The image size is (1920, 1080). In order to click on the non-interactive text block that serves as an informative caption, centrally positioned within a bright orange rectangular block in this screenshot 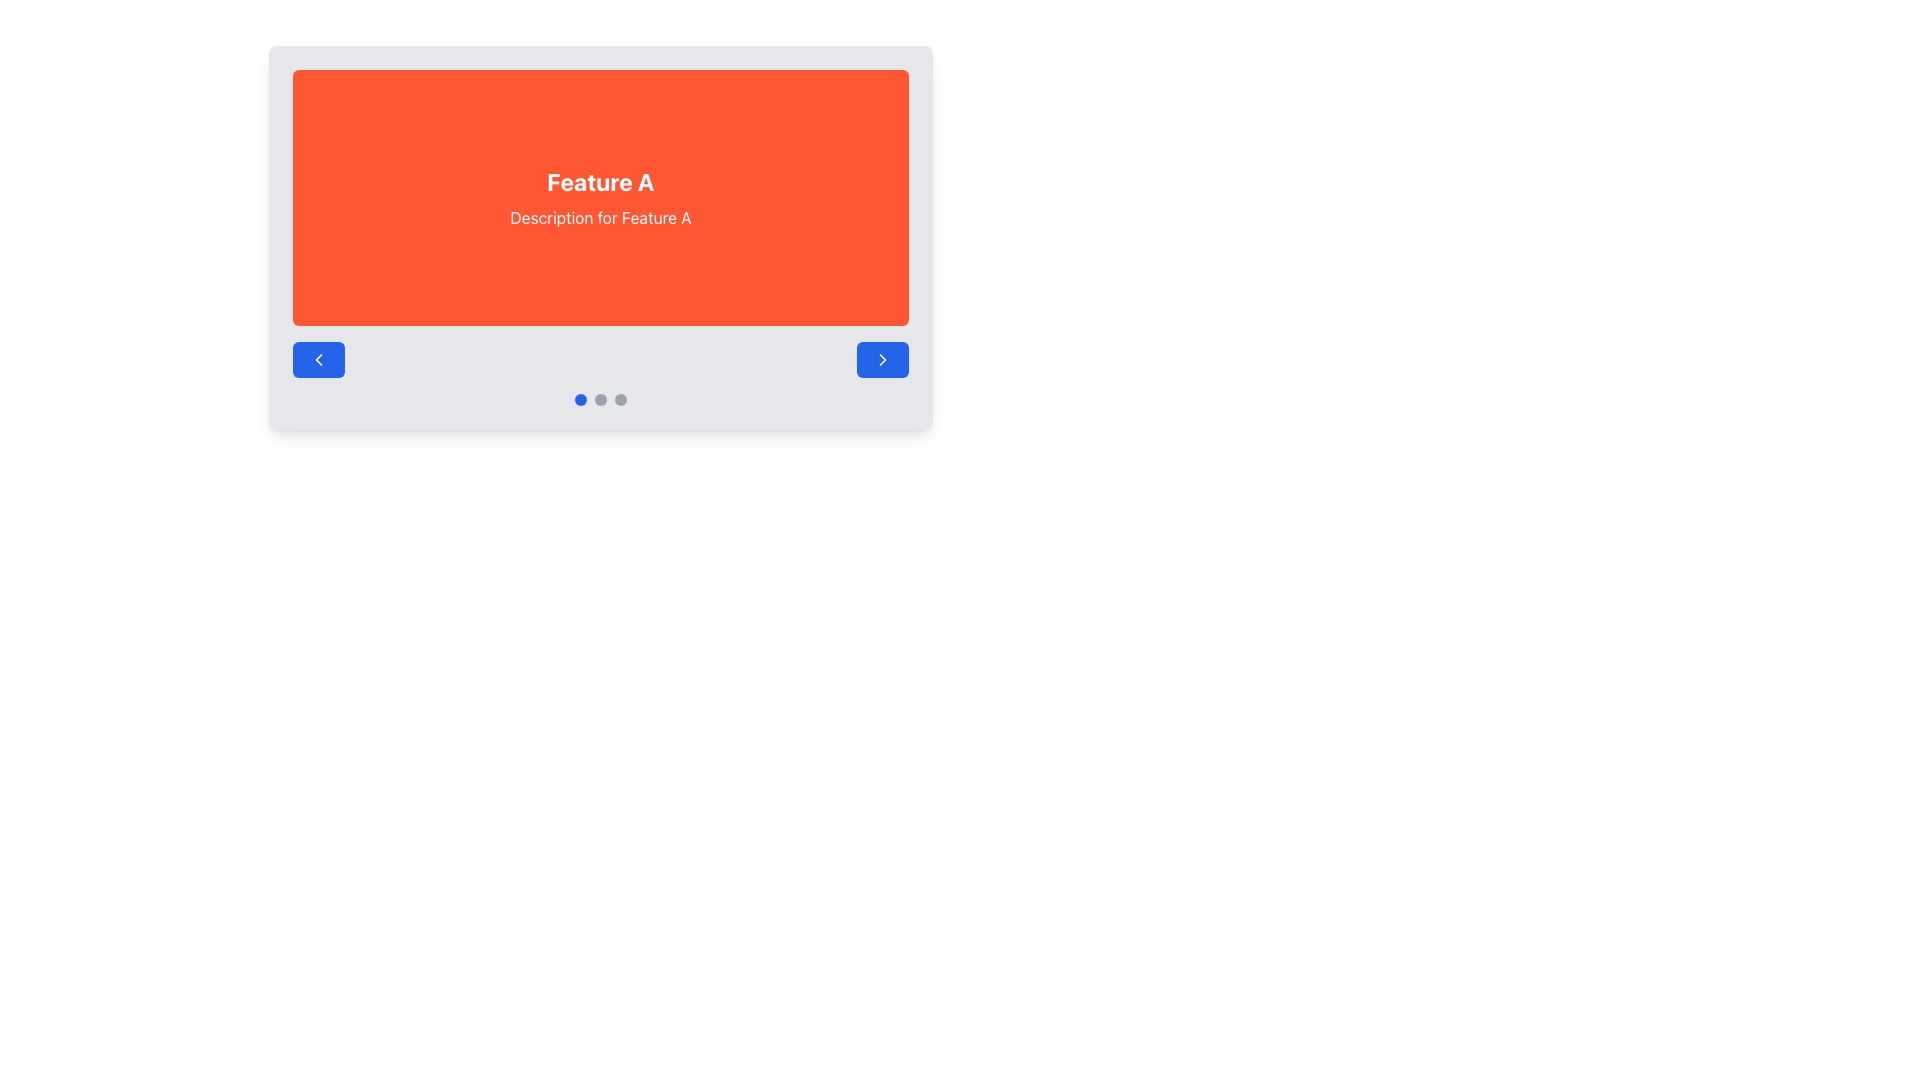, I will do `click(599, 197)`.